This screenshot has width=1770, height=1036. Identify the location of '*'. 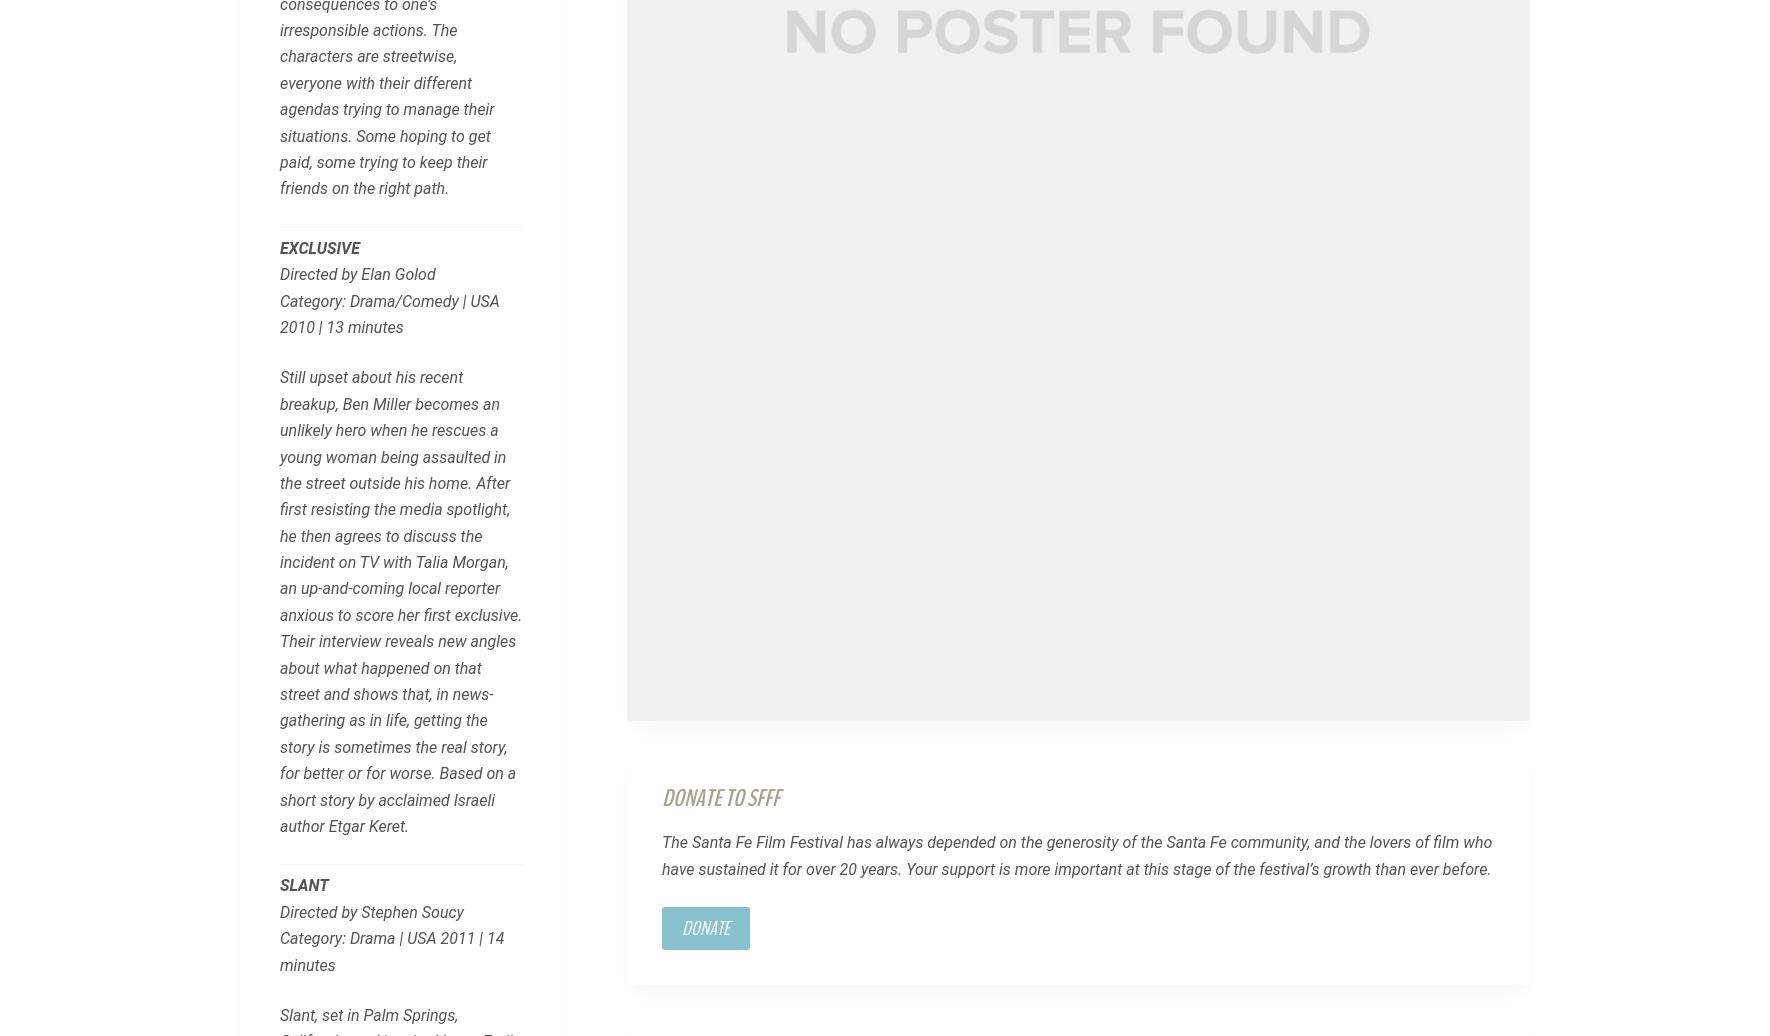
(391, 35).